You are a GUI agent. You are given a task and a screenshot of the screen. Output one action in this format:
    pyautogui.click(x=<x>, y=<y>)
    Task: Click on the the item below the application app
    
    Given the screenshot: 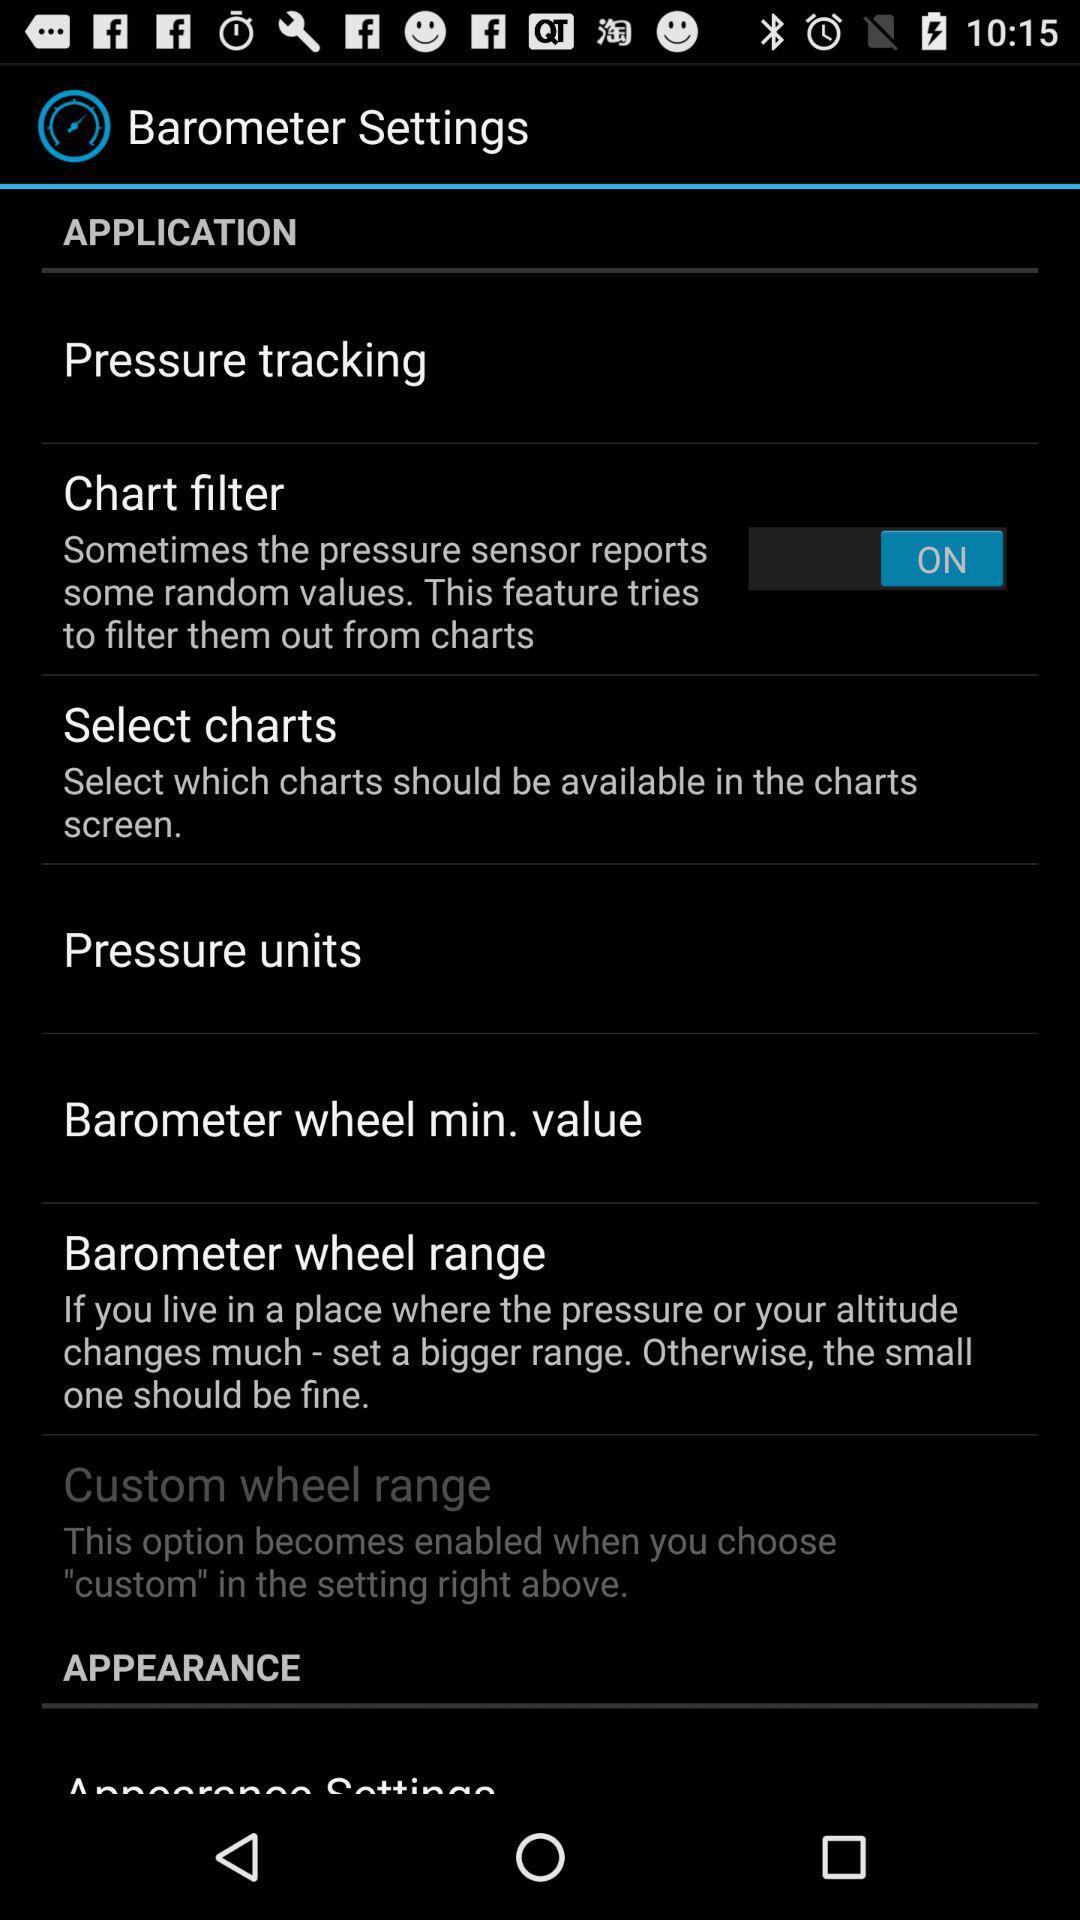 What is the action you would take?
    pyautogui.click(x=876, y=558)
    